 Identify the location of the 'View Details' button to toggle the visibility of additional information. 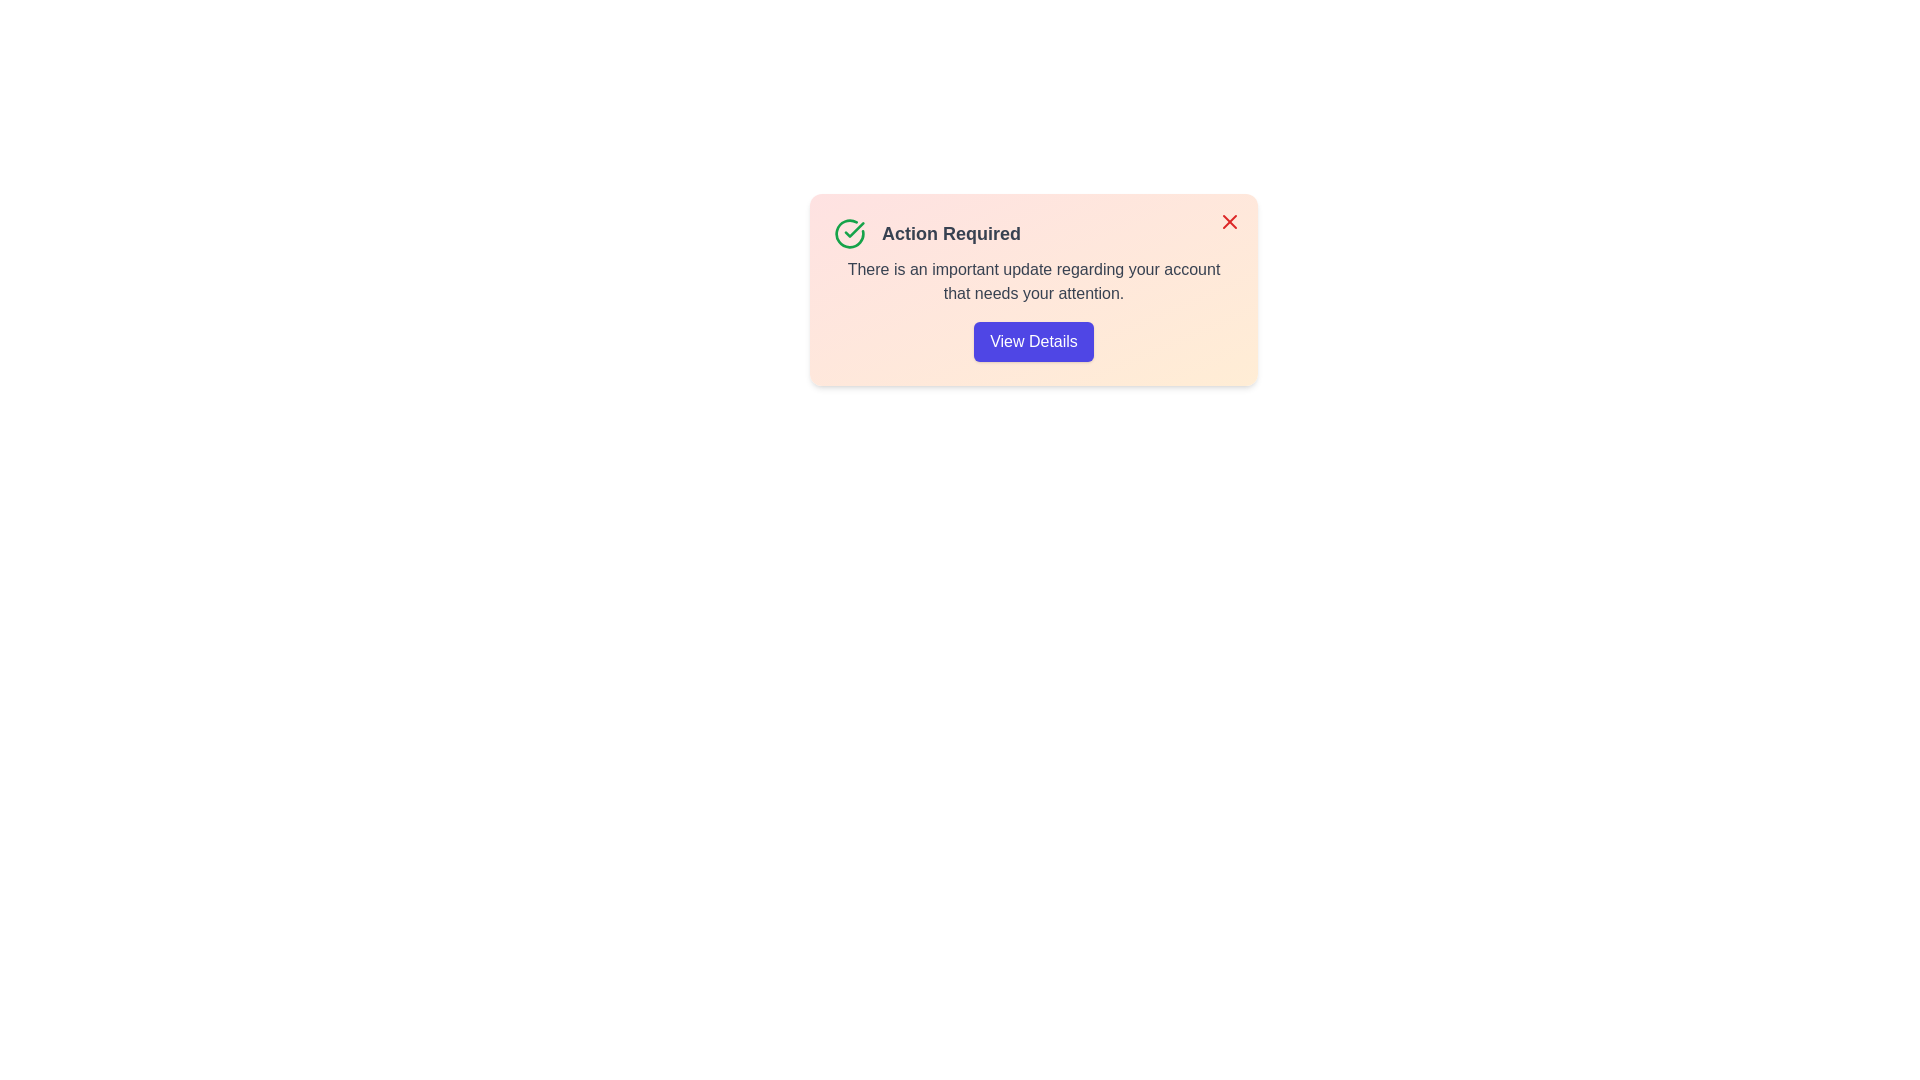
(1033, 341).